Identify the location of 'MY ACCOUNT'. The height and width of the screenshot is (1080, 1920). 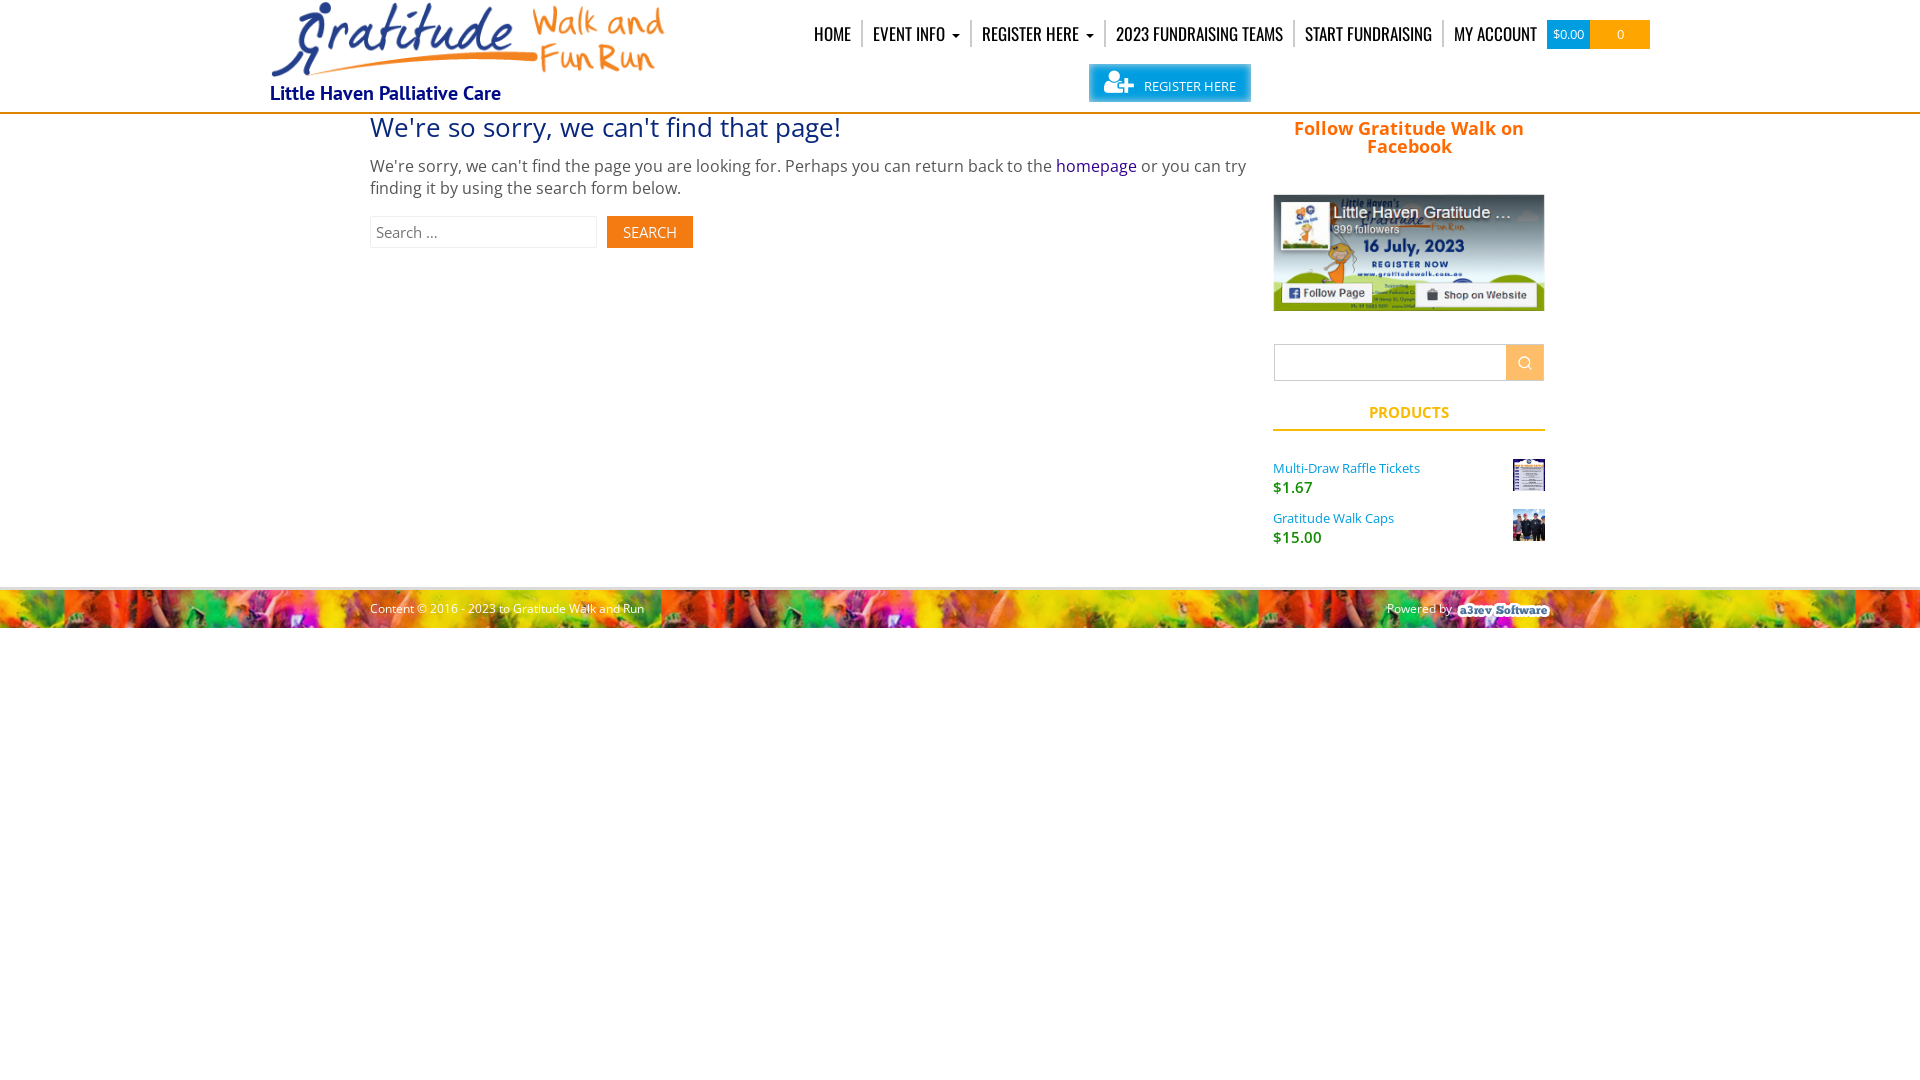
(1495, 33).